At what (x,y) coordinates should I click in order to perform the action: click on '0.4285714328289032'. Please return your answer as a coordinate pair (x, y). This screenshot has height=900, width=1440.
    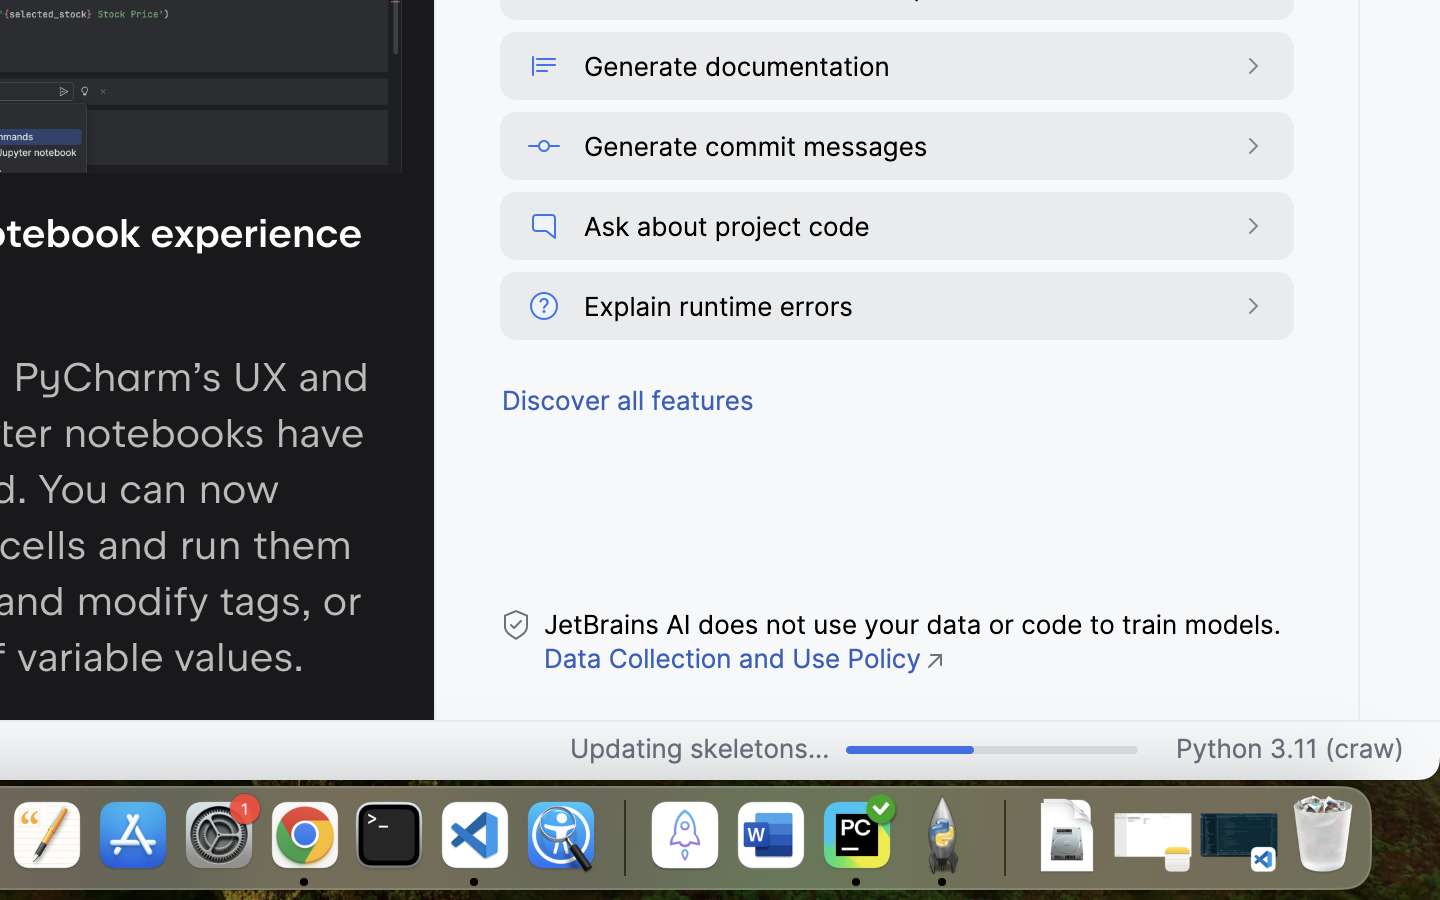
    Looking at the image, I should click on (620, 837).